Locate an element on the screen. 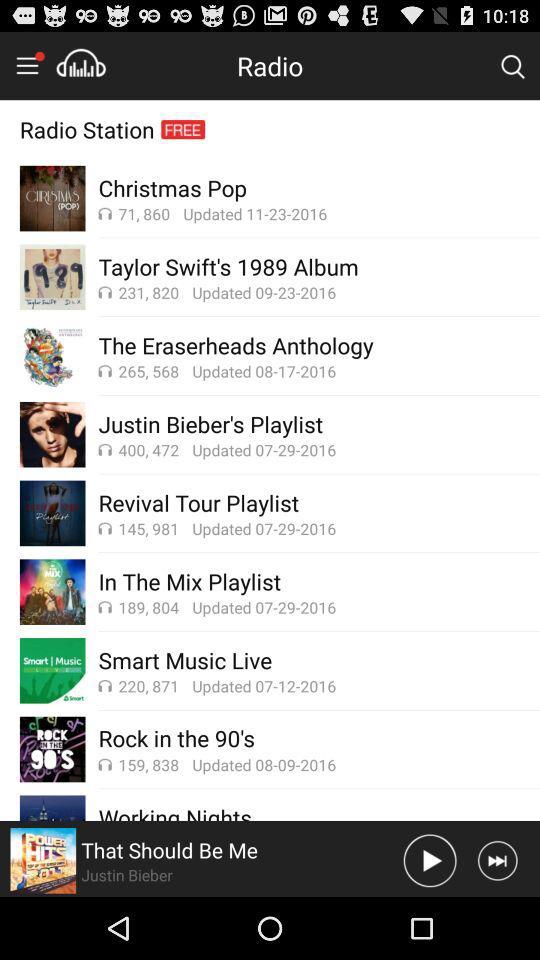  more info on song is located at coordinates (43, 859).